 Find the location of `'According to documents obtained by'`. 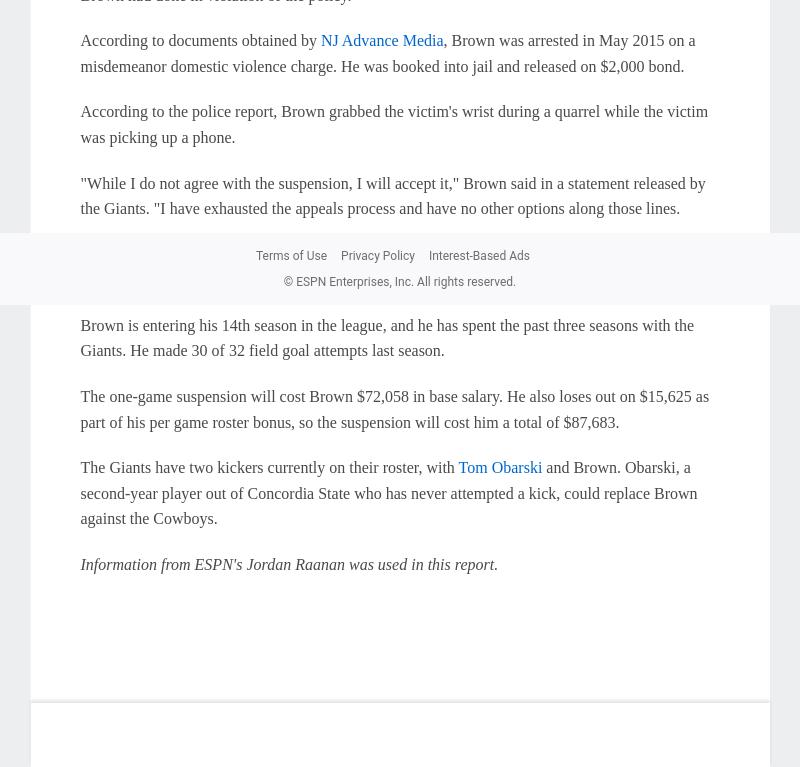

'According to documents obtained by' is located at coordinates (200, 40).